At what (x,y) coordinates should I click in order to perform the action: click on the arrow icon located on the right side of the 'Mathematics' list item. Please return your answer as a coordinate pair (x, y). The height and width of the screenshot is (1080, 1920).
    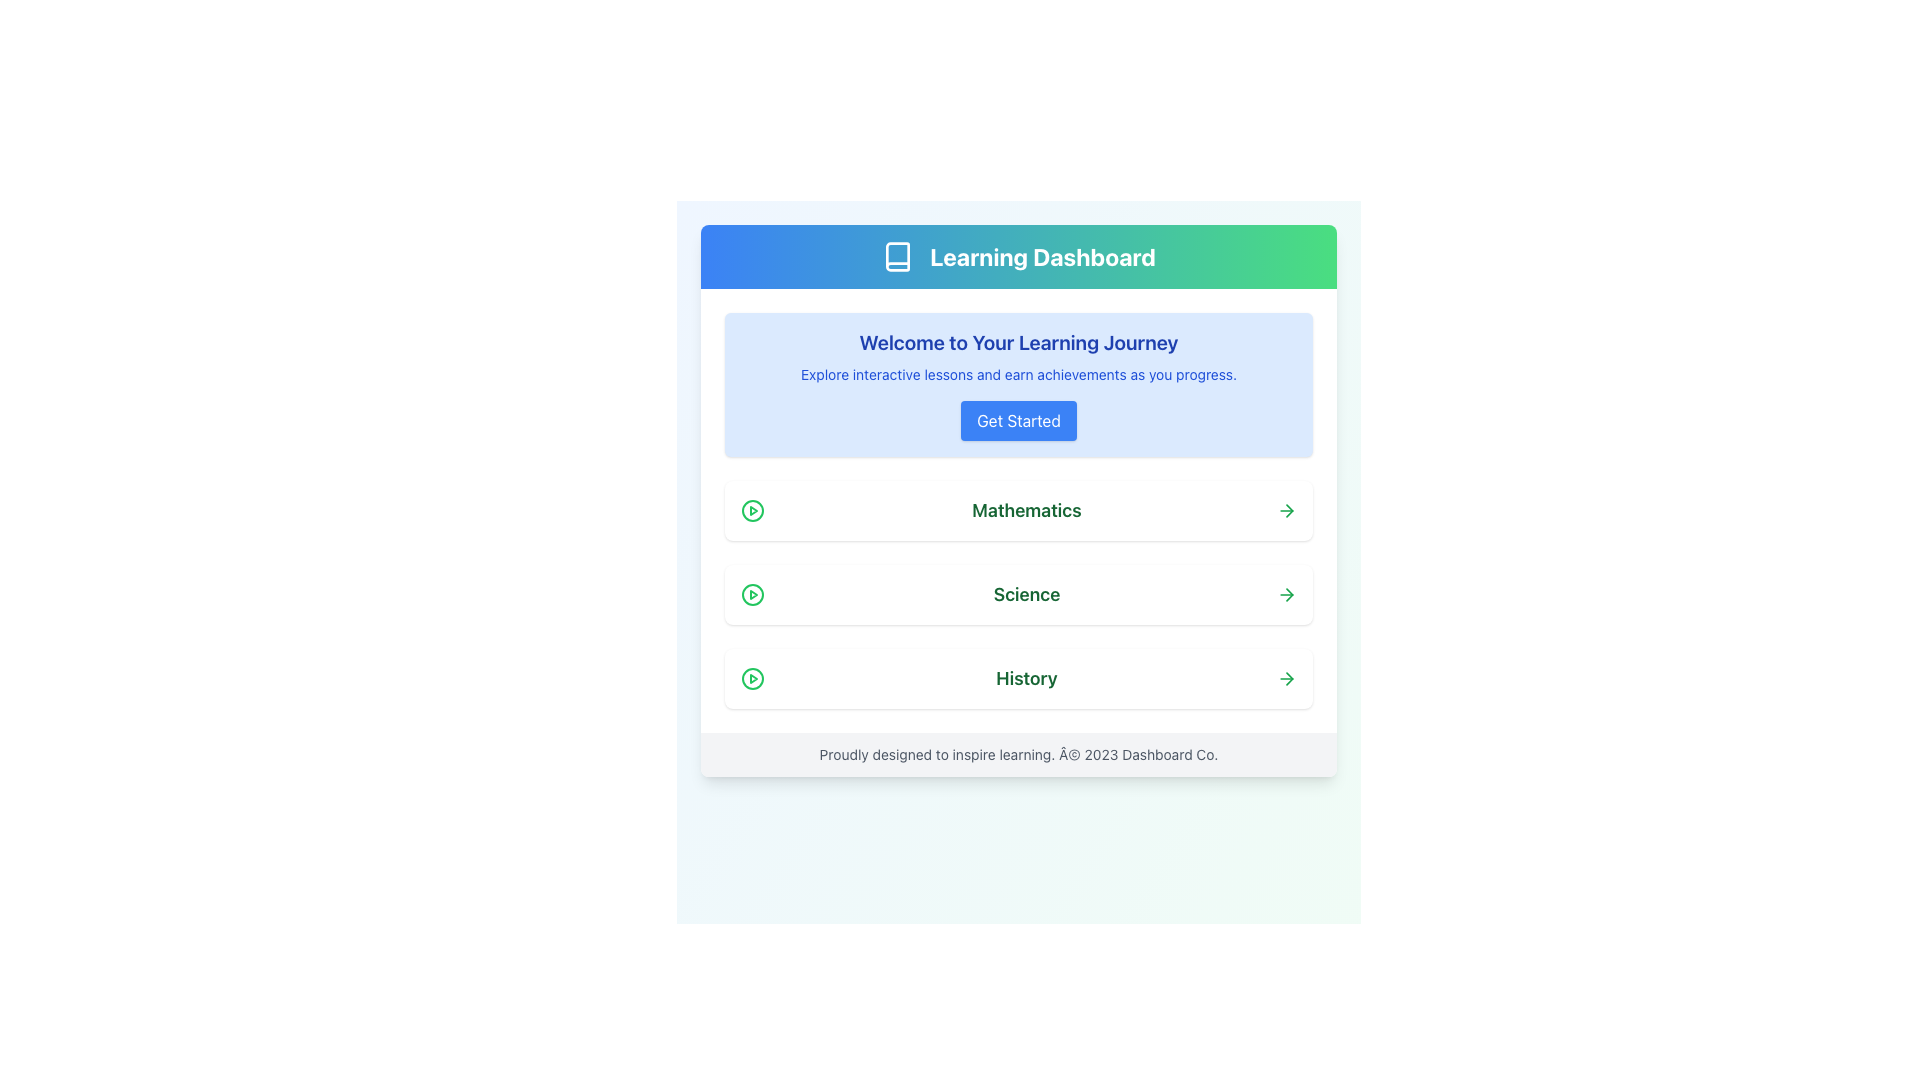
    Looking at the image, I should click on (1289, 508).